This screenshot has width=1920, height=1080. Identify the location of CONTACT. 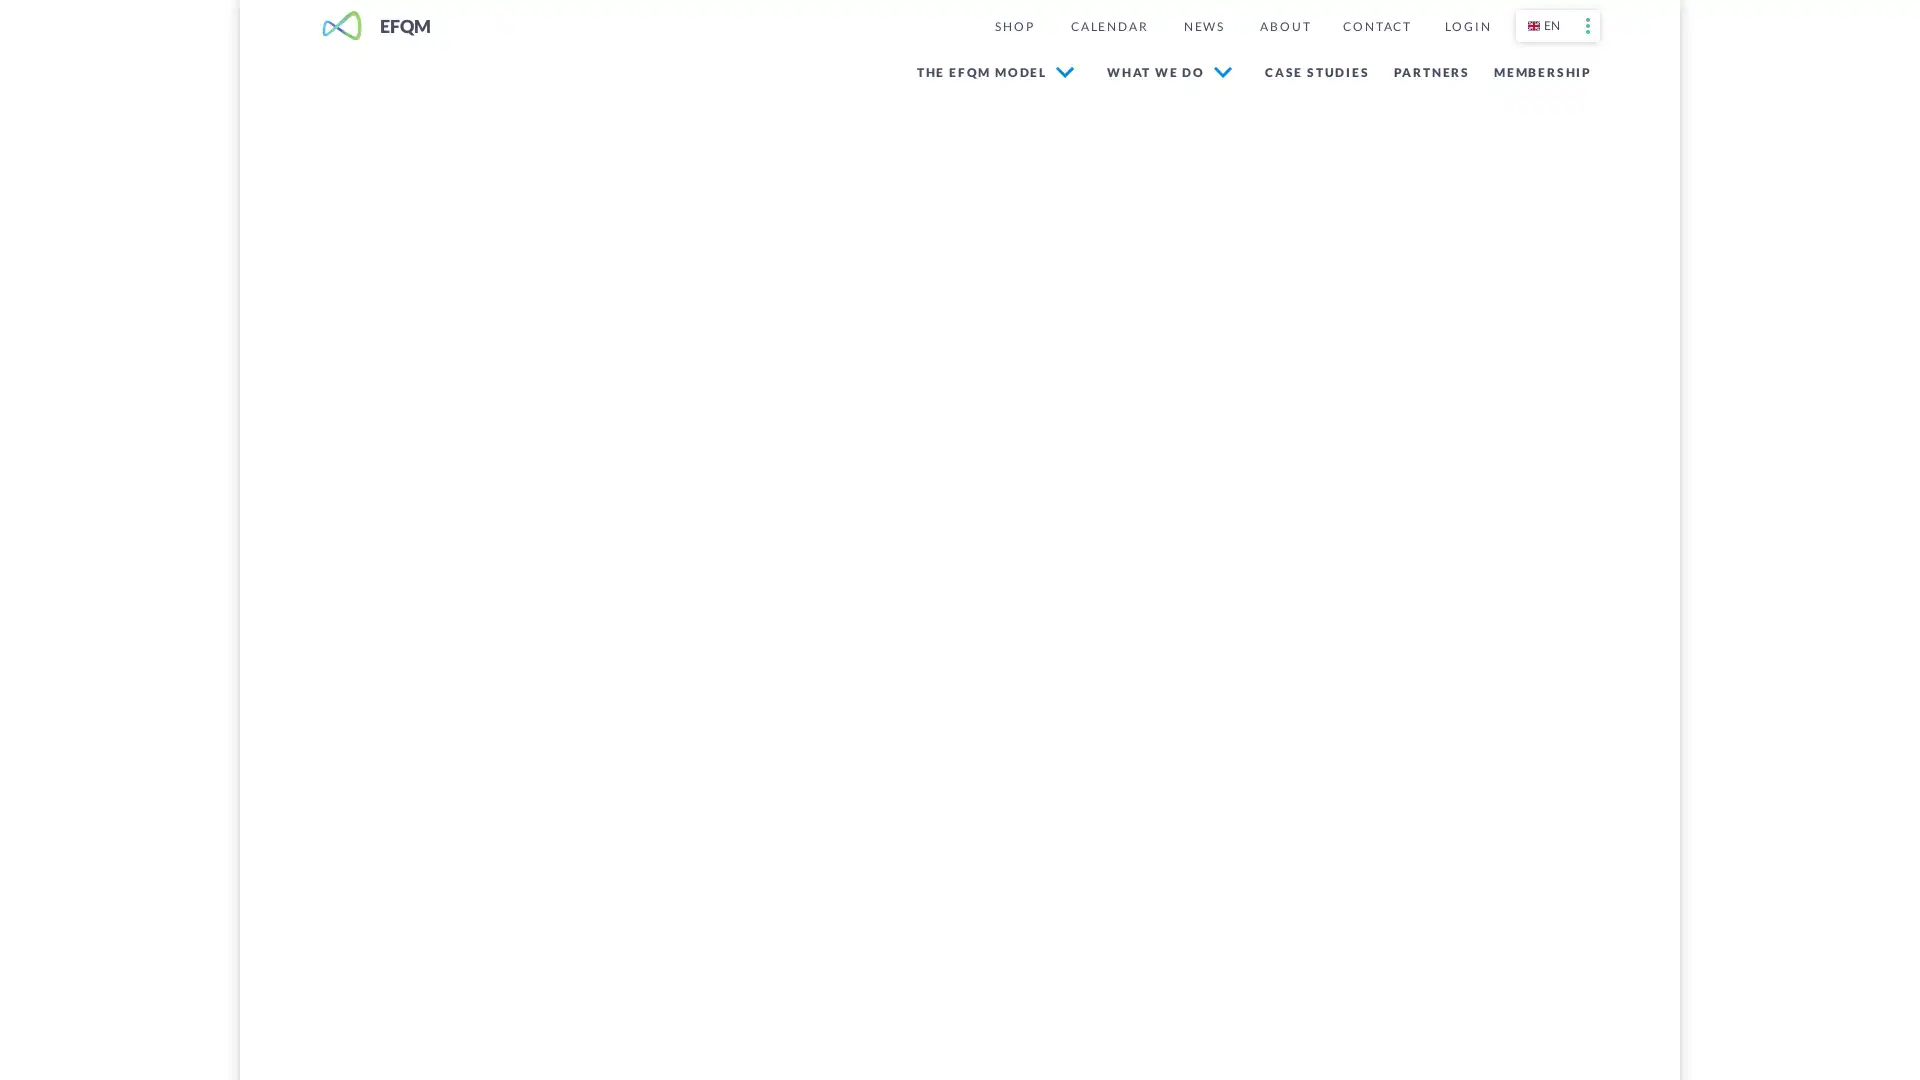
(1376, 26).